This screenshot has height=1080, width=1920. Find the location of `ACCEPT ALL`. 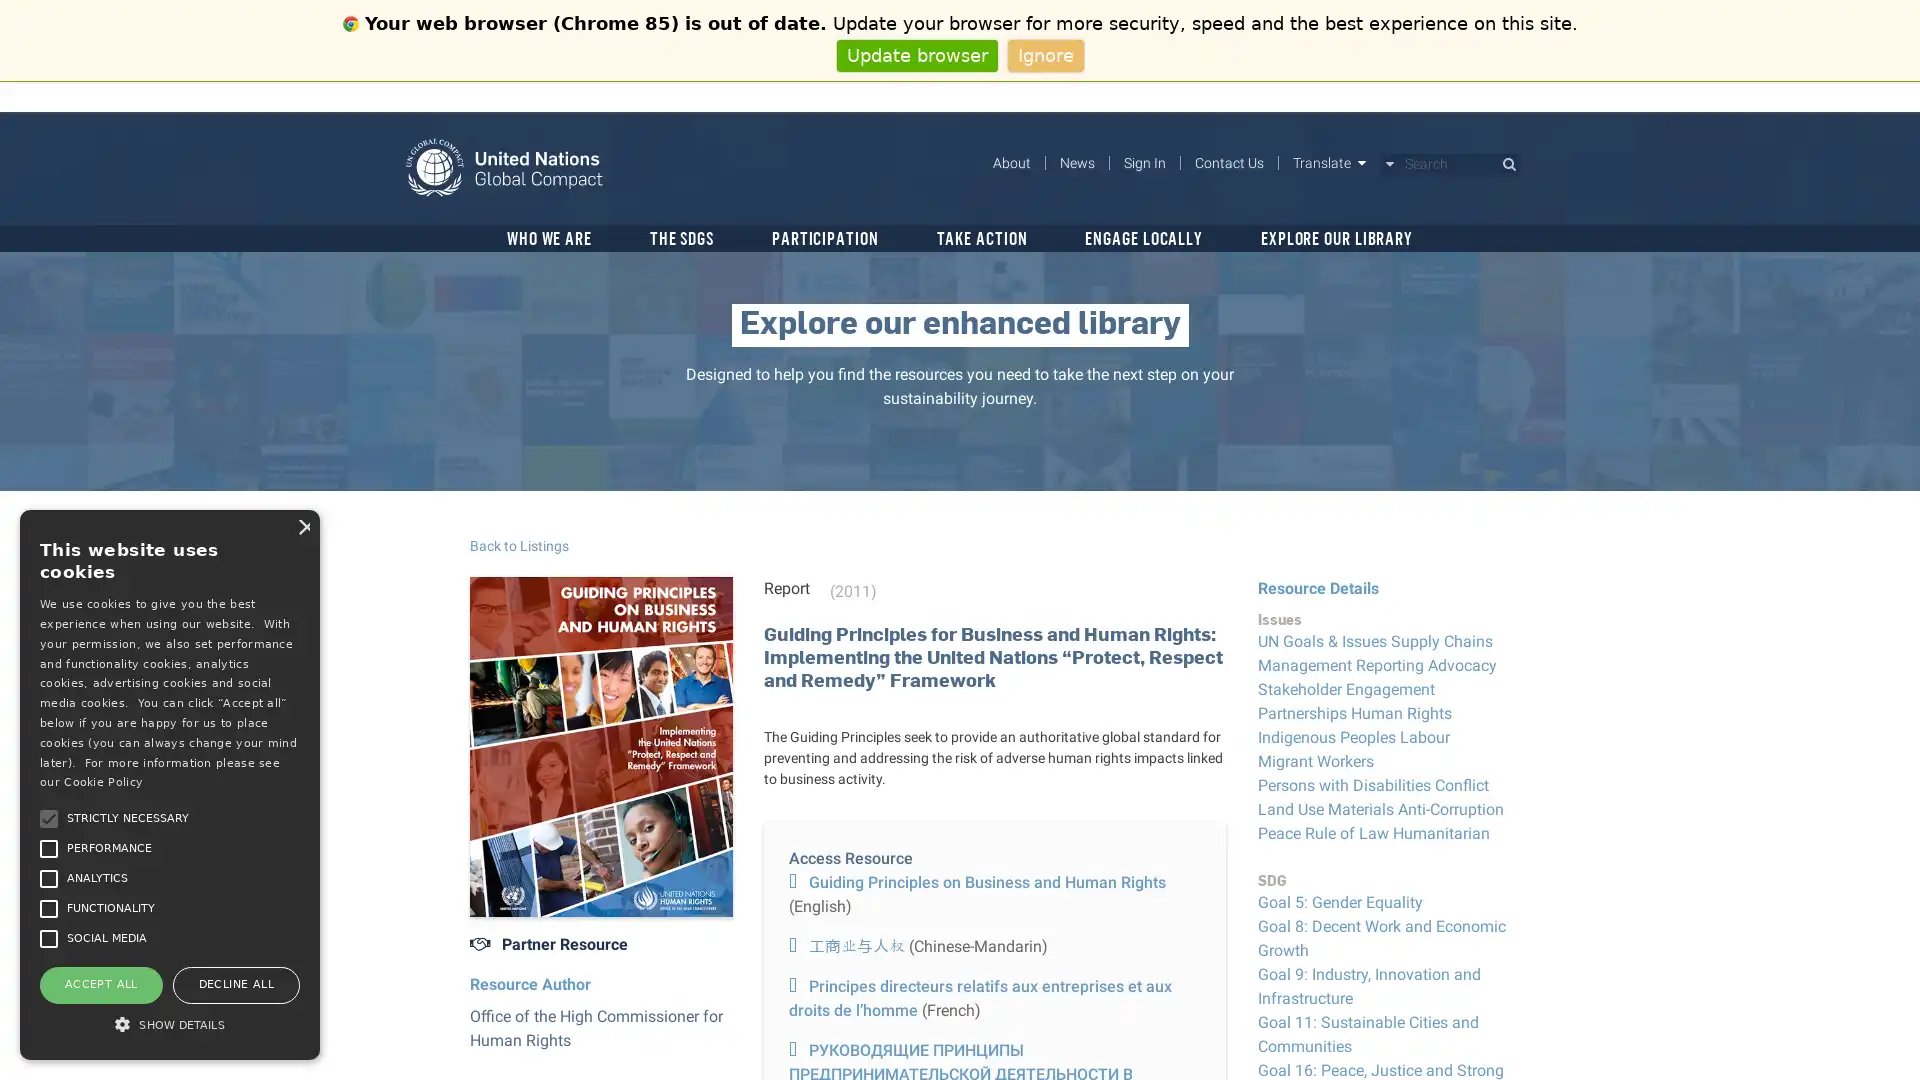

ACCEPT ALL is located at coordinates (99, 983).